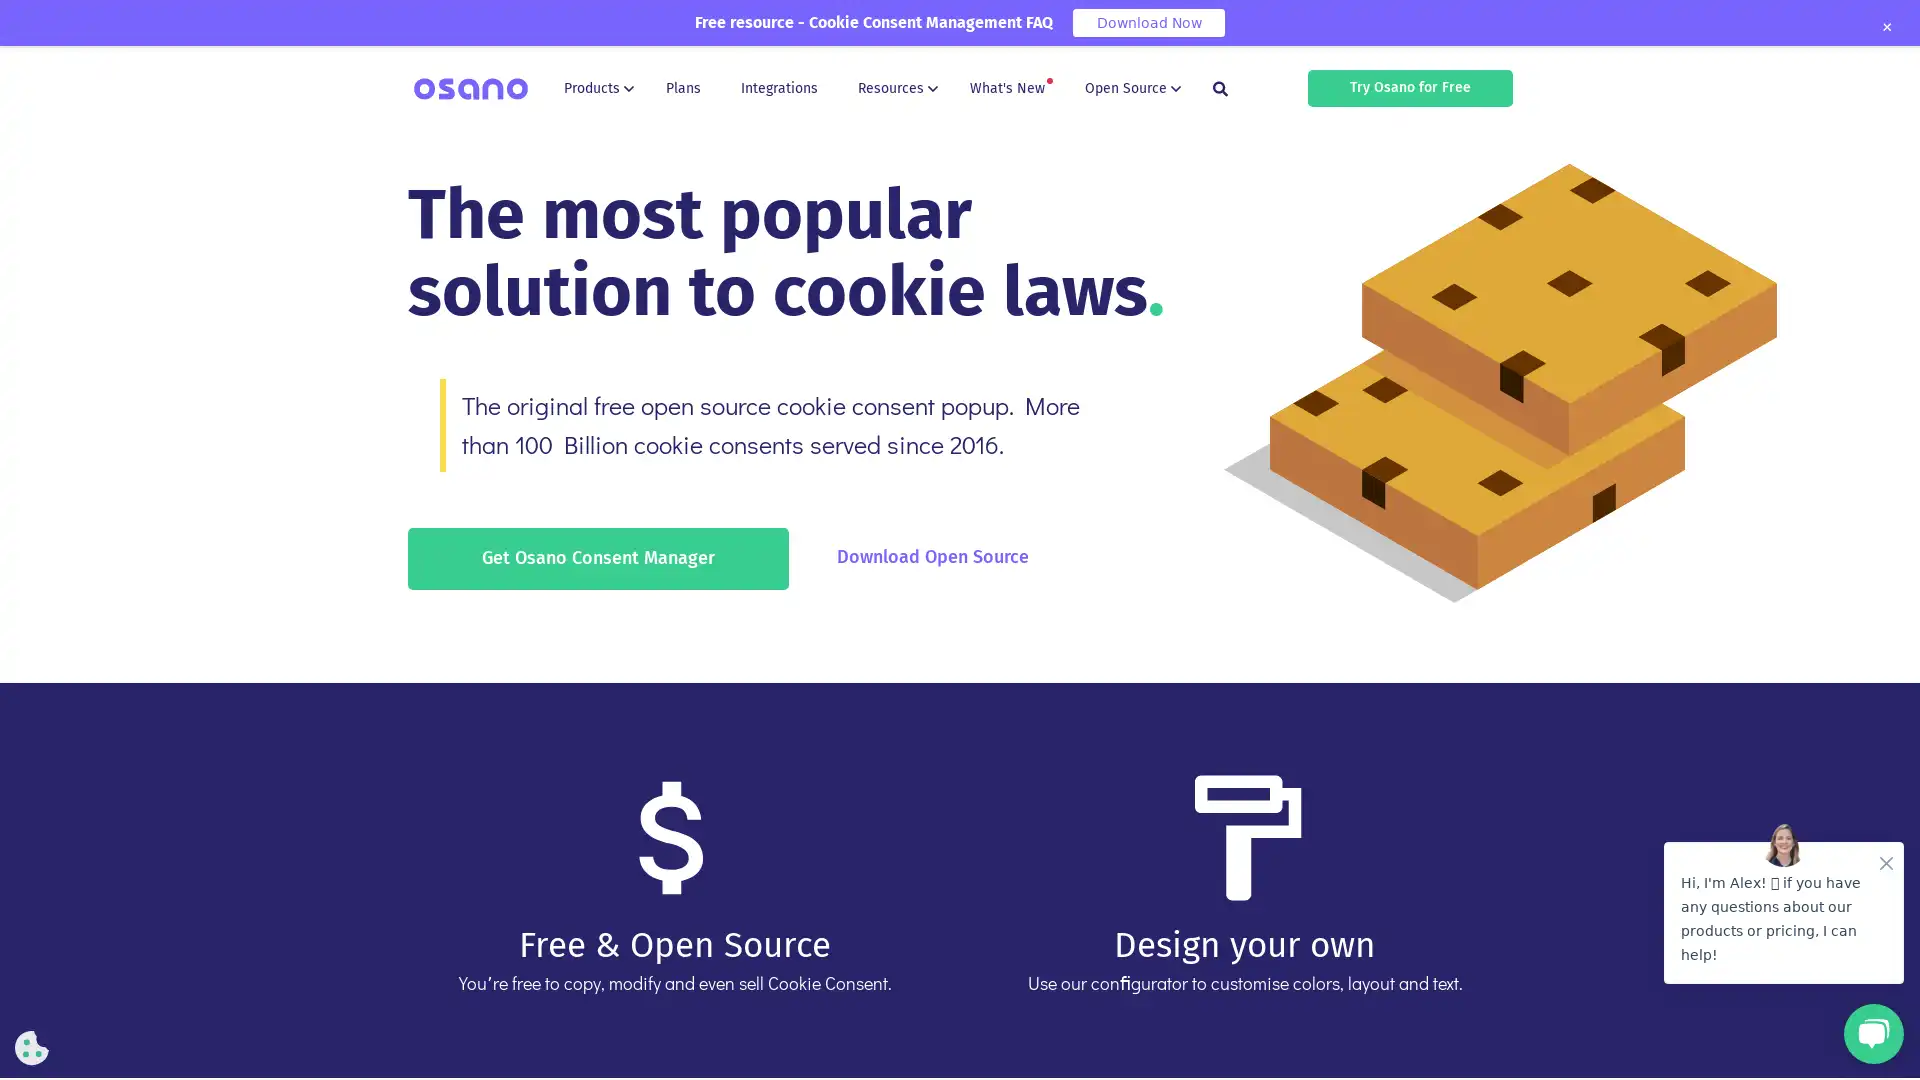 The height and width of the screenshot is (1080, 1920). What do you see at coordinates (32, 1047) in the screenshot?
I see `Cookie Preferences` at bounding box center [32, 1047].